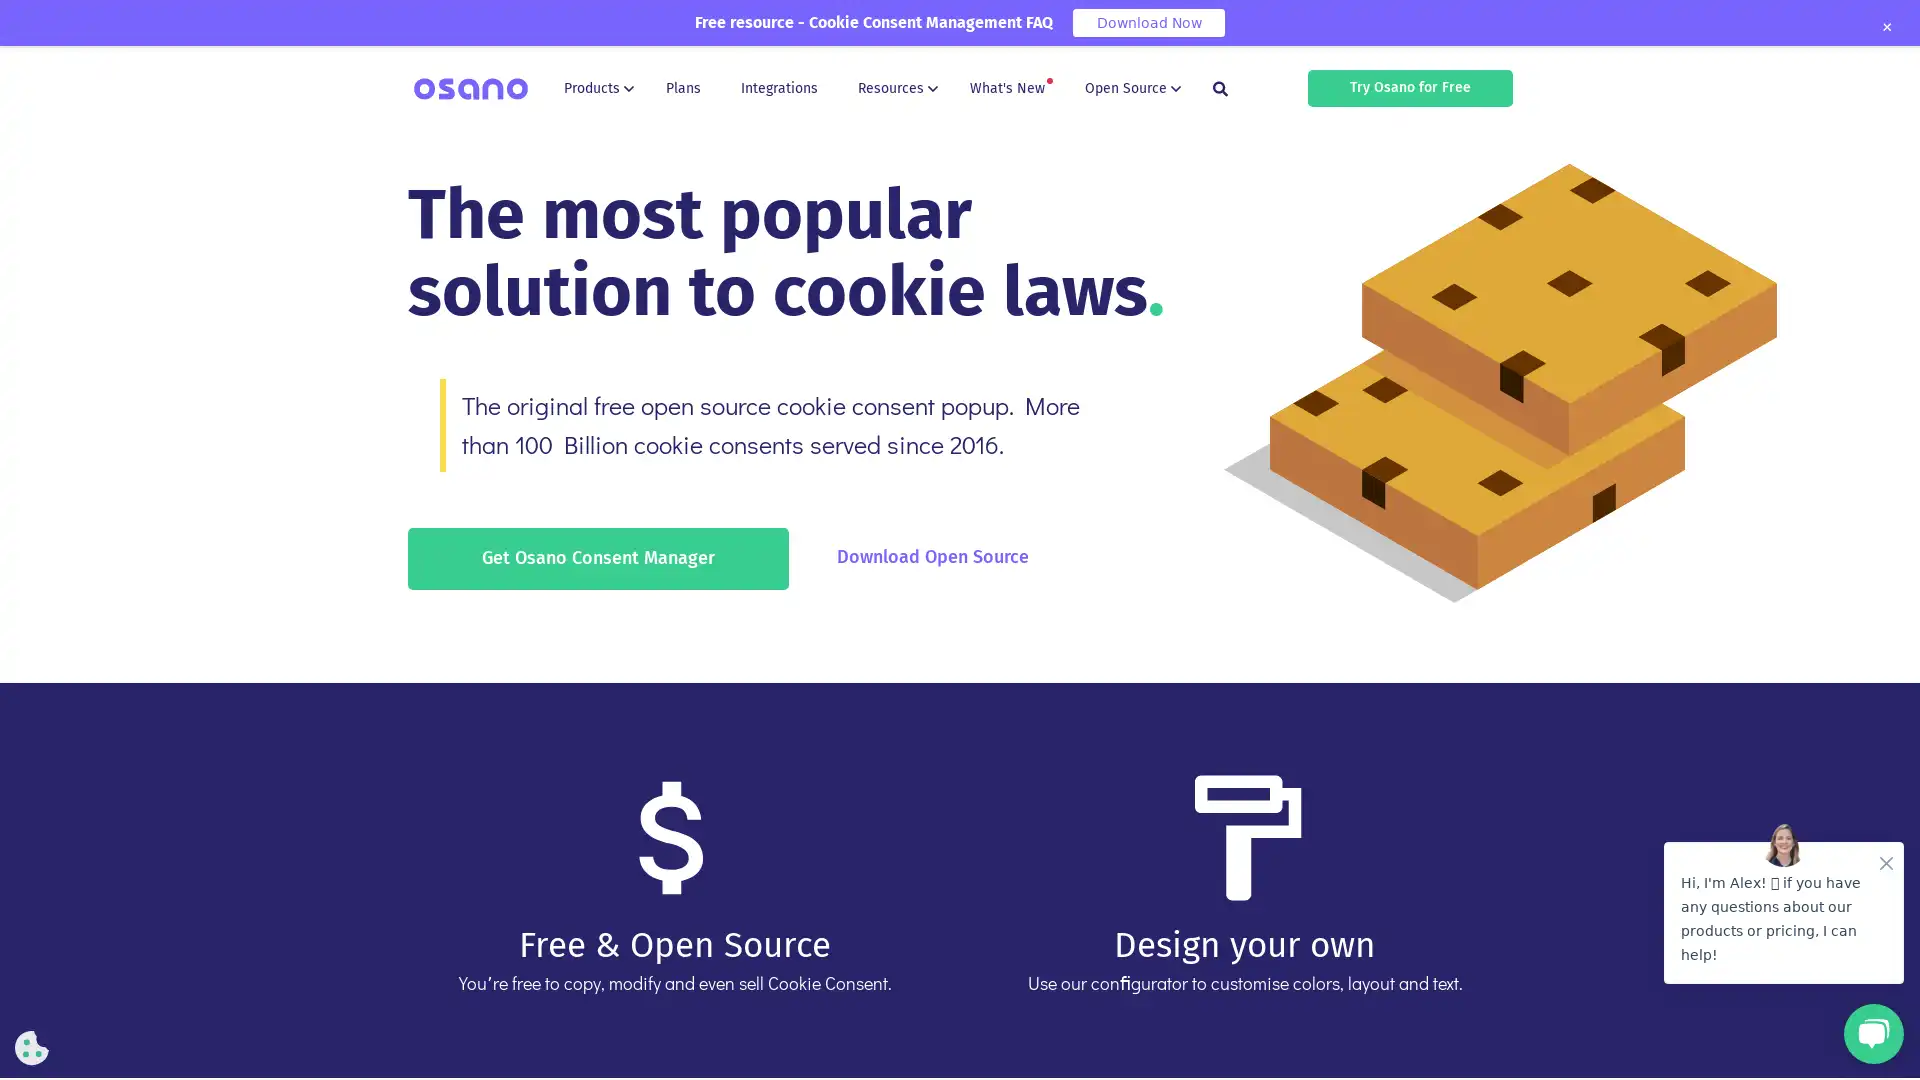 The height and width of the screenshot is (1080, 1920). What do you see at coordinates (32, 1047) in the screenshot?
I see `Cookie Preferences` at bounding box center [32, 1047].